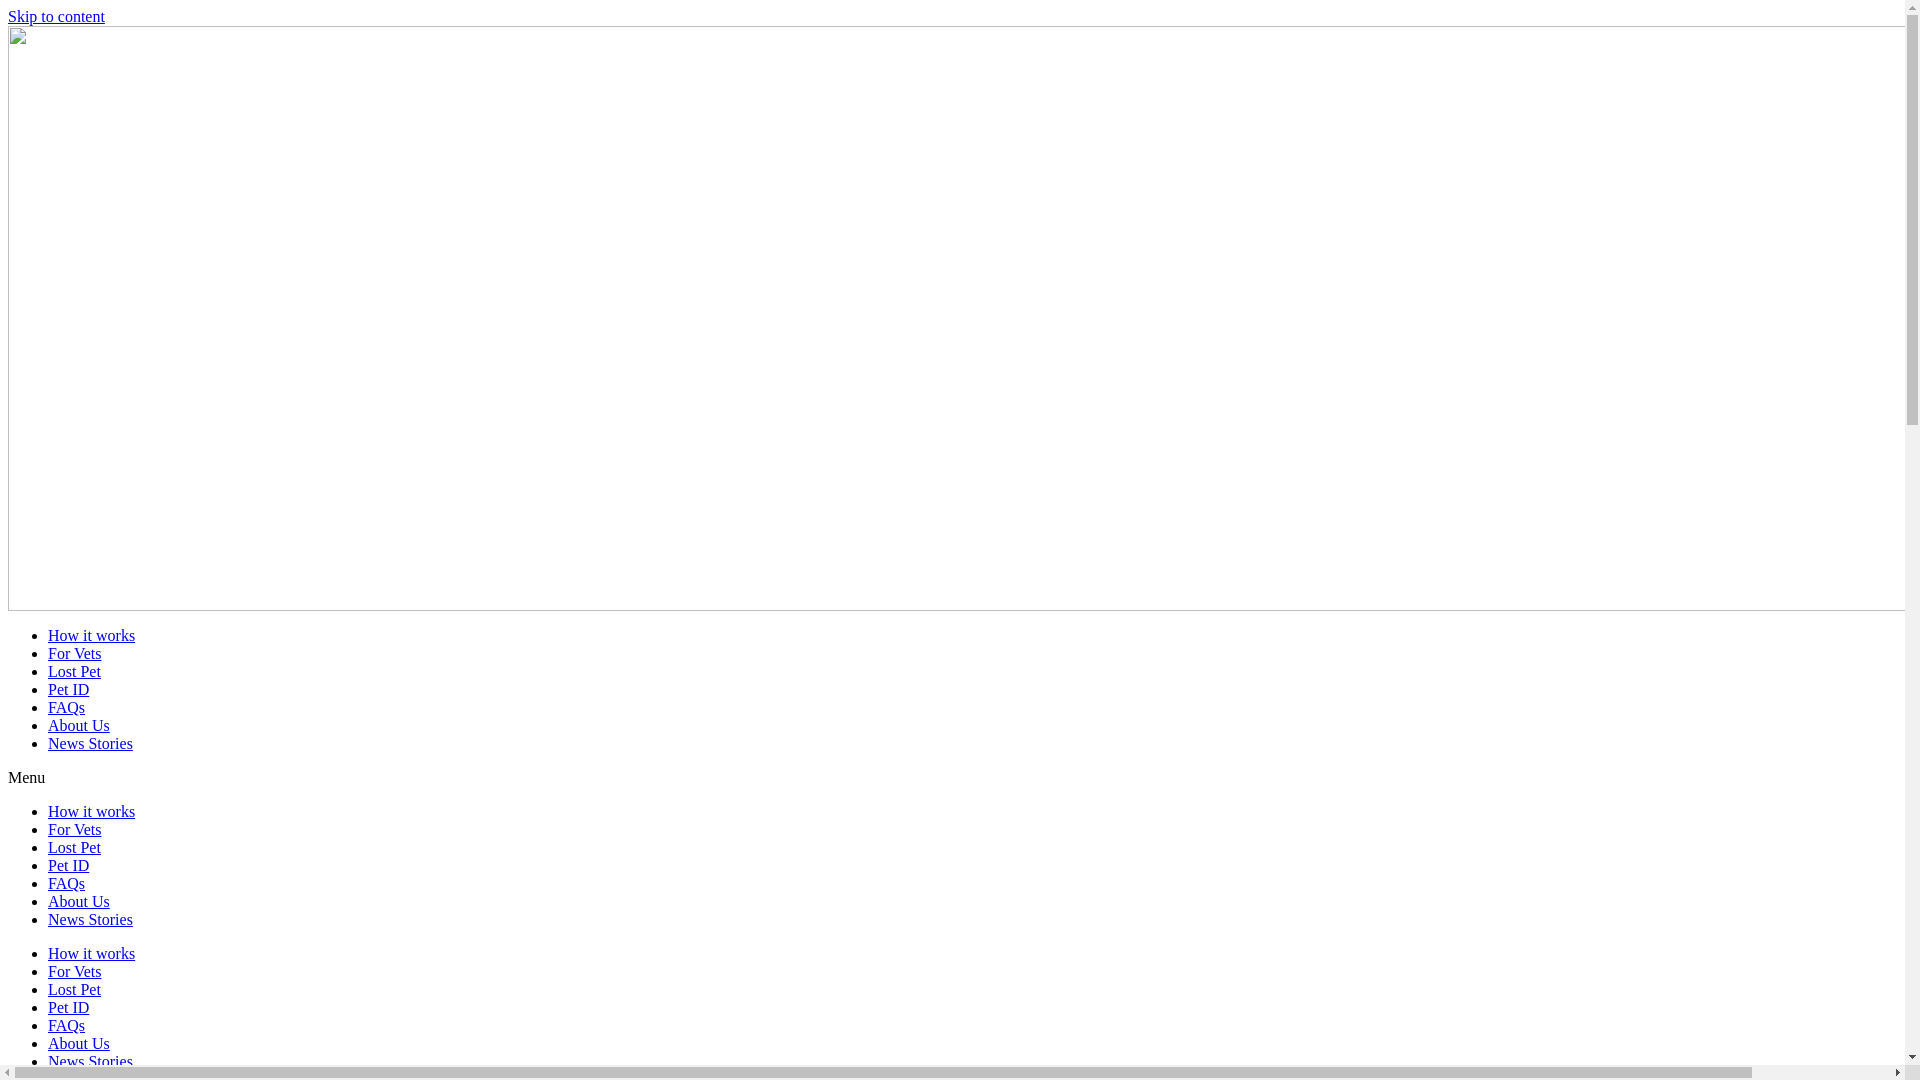 The width and height of the screenshot is (1920, 1080). What do you see at coordinates (66, 882) in the screenshot?
I see `'FAQs'` at bounding box center [66, 882].